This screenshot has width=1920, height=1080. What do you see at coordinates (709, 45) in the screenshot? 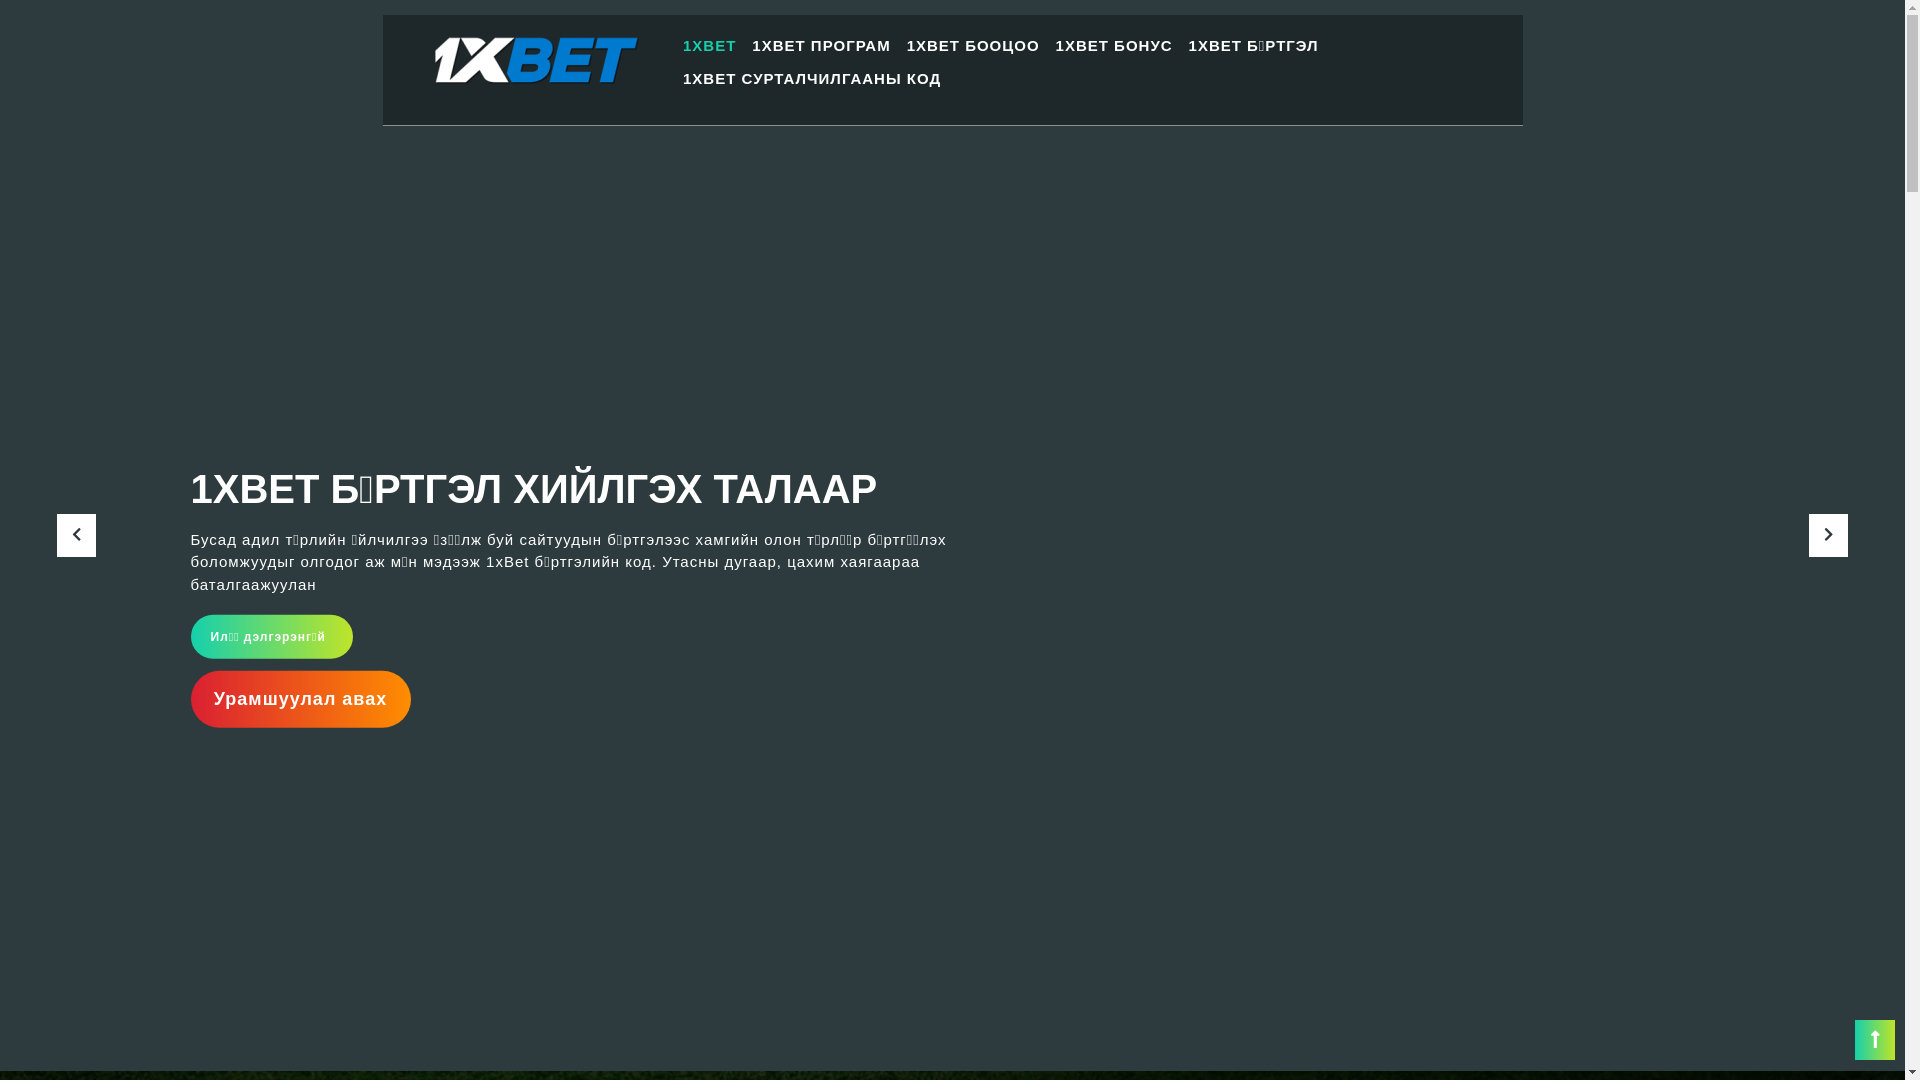
I see `'1XBET'` at bounding box center [709, 45].